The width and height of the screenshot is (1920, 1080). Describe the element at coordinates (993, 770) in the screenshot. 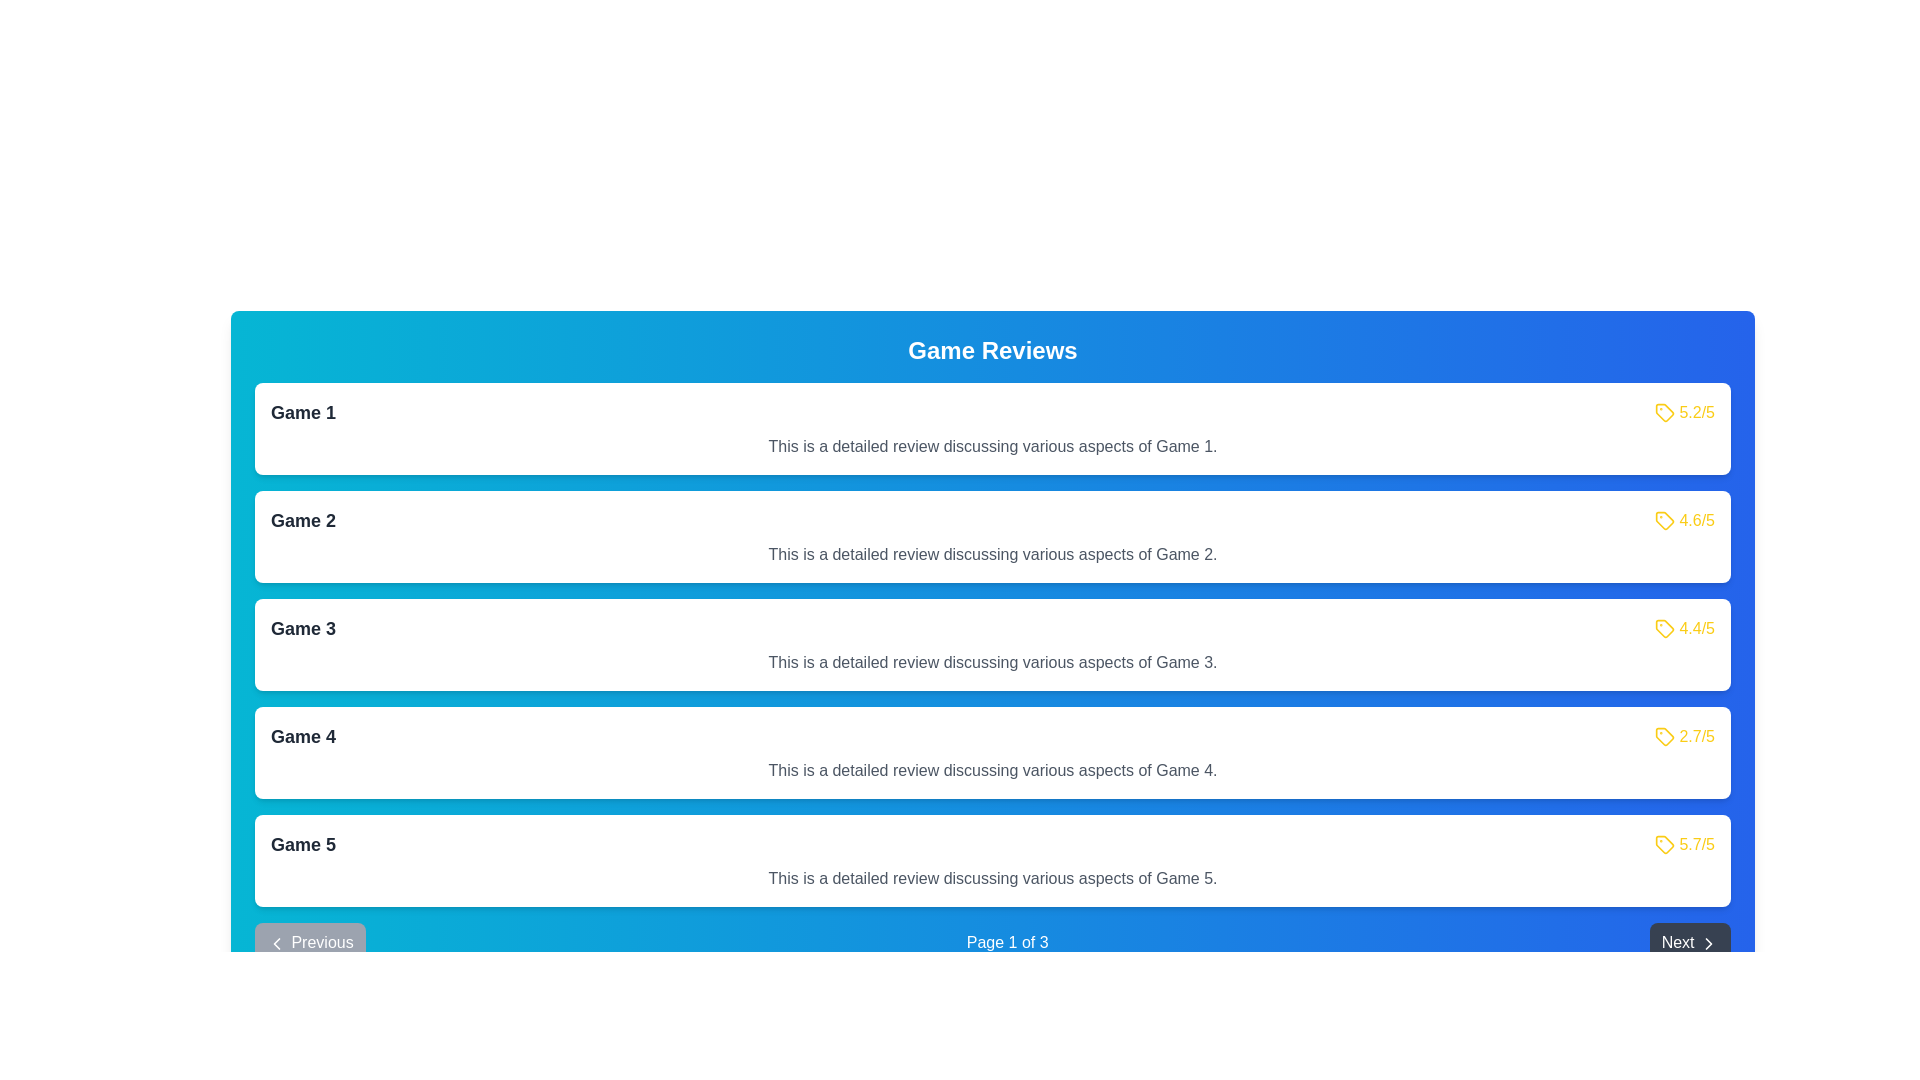

I see `the static text element stating 'This is a detailed review discussing various aspects of Game 4.' which is located at the center of the review card for 'Game 4'` at that location.